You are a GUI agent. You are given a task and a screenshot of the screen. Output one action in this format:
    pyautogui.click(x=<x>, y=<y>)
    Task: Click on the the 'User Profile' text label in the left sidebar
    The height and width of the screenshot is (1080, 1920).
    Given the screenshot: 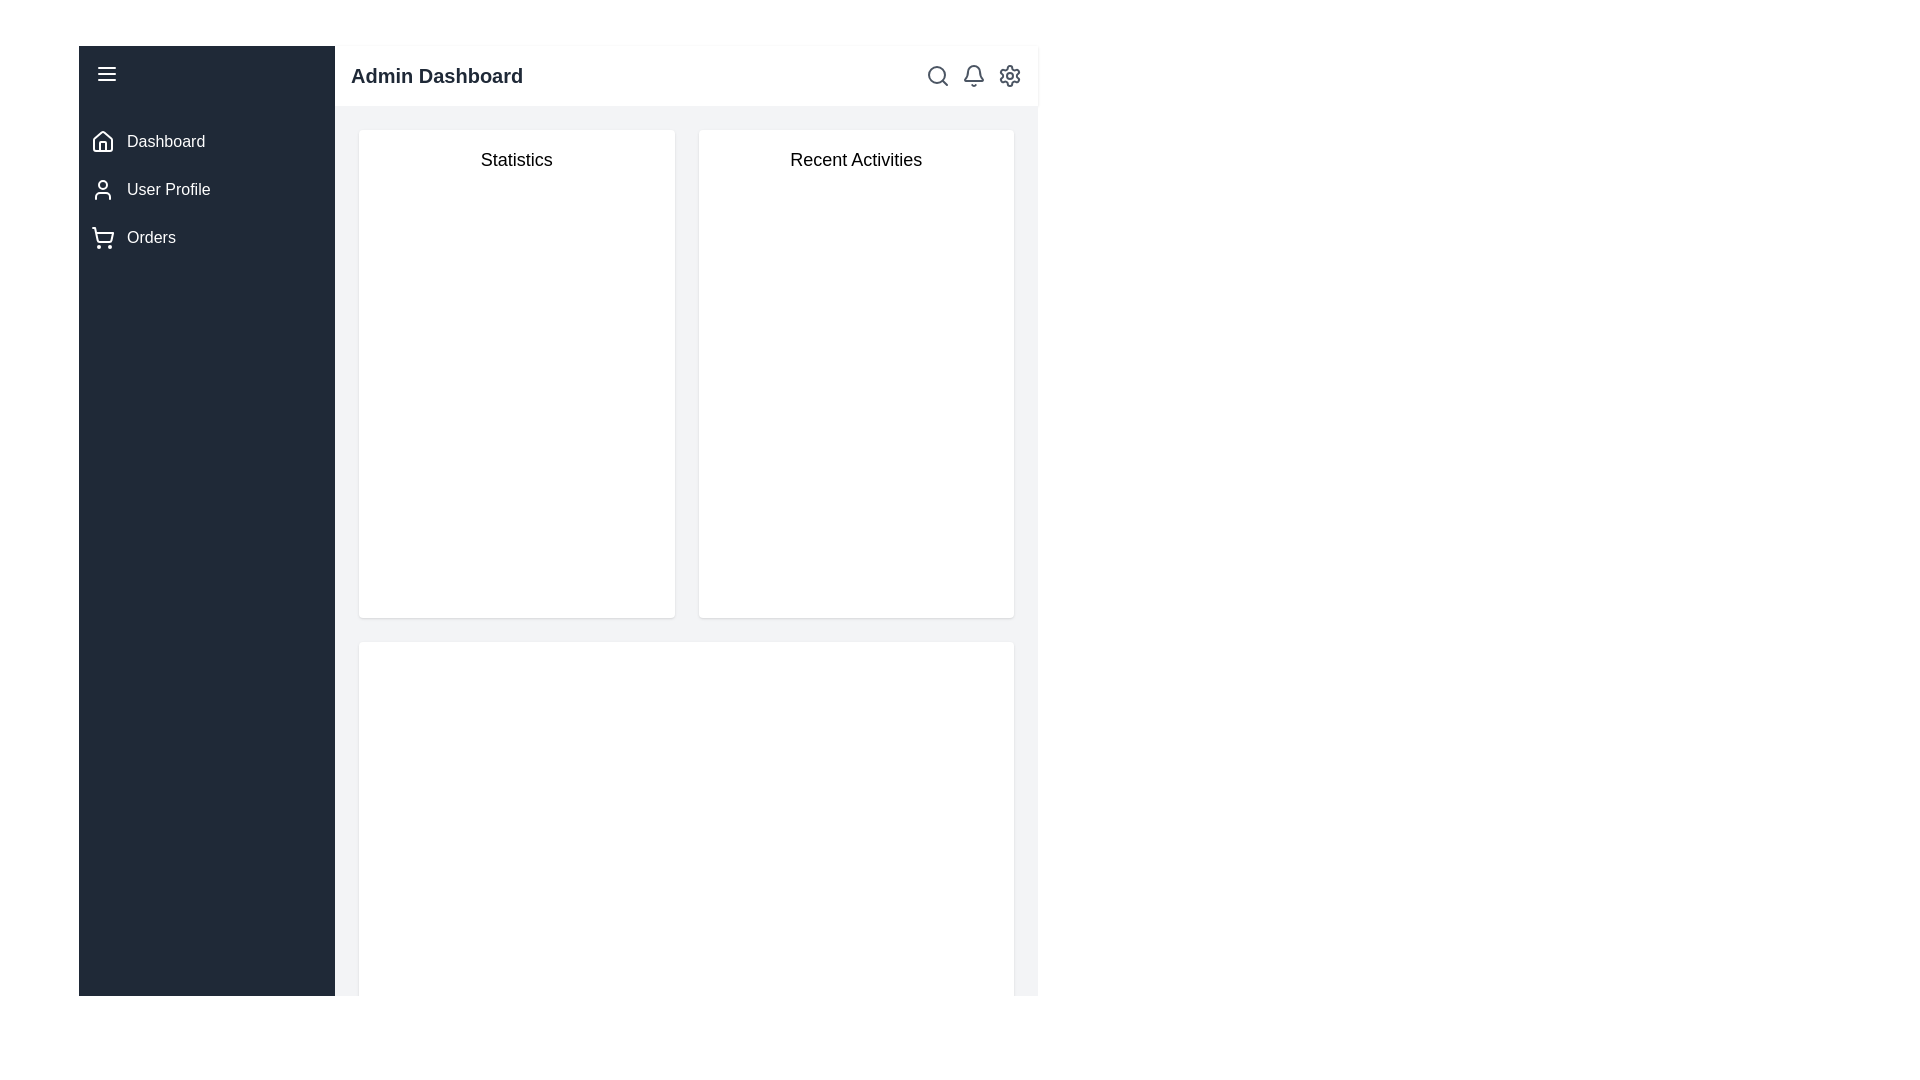 What is the action you would take?
    pyautogui.click(x=168, y=189)
    